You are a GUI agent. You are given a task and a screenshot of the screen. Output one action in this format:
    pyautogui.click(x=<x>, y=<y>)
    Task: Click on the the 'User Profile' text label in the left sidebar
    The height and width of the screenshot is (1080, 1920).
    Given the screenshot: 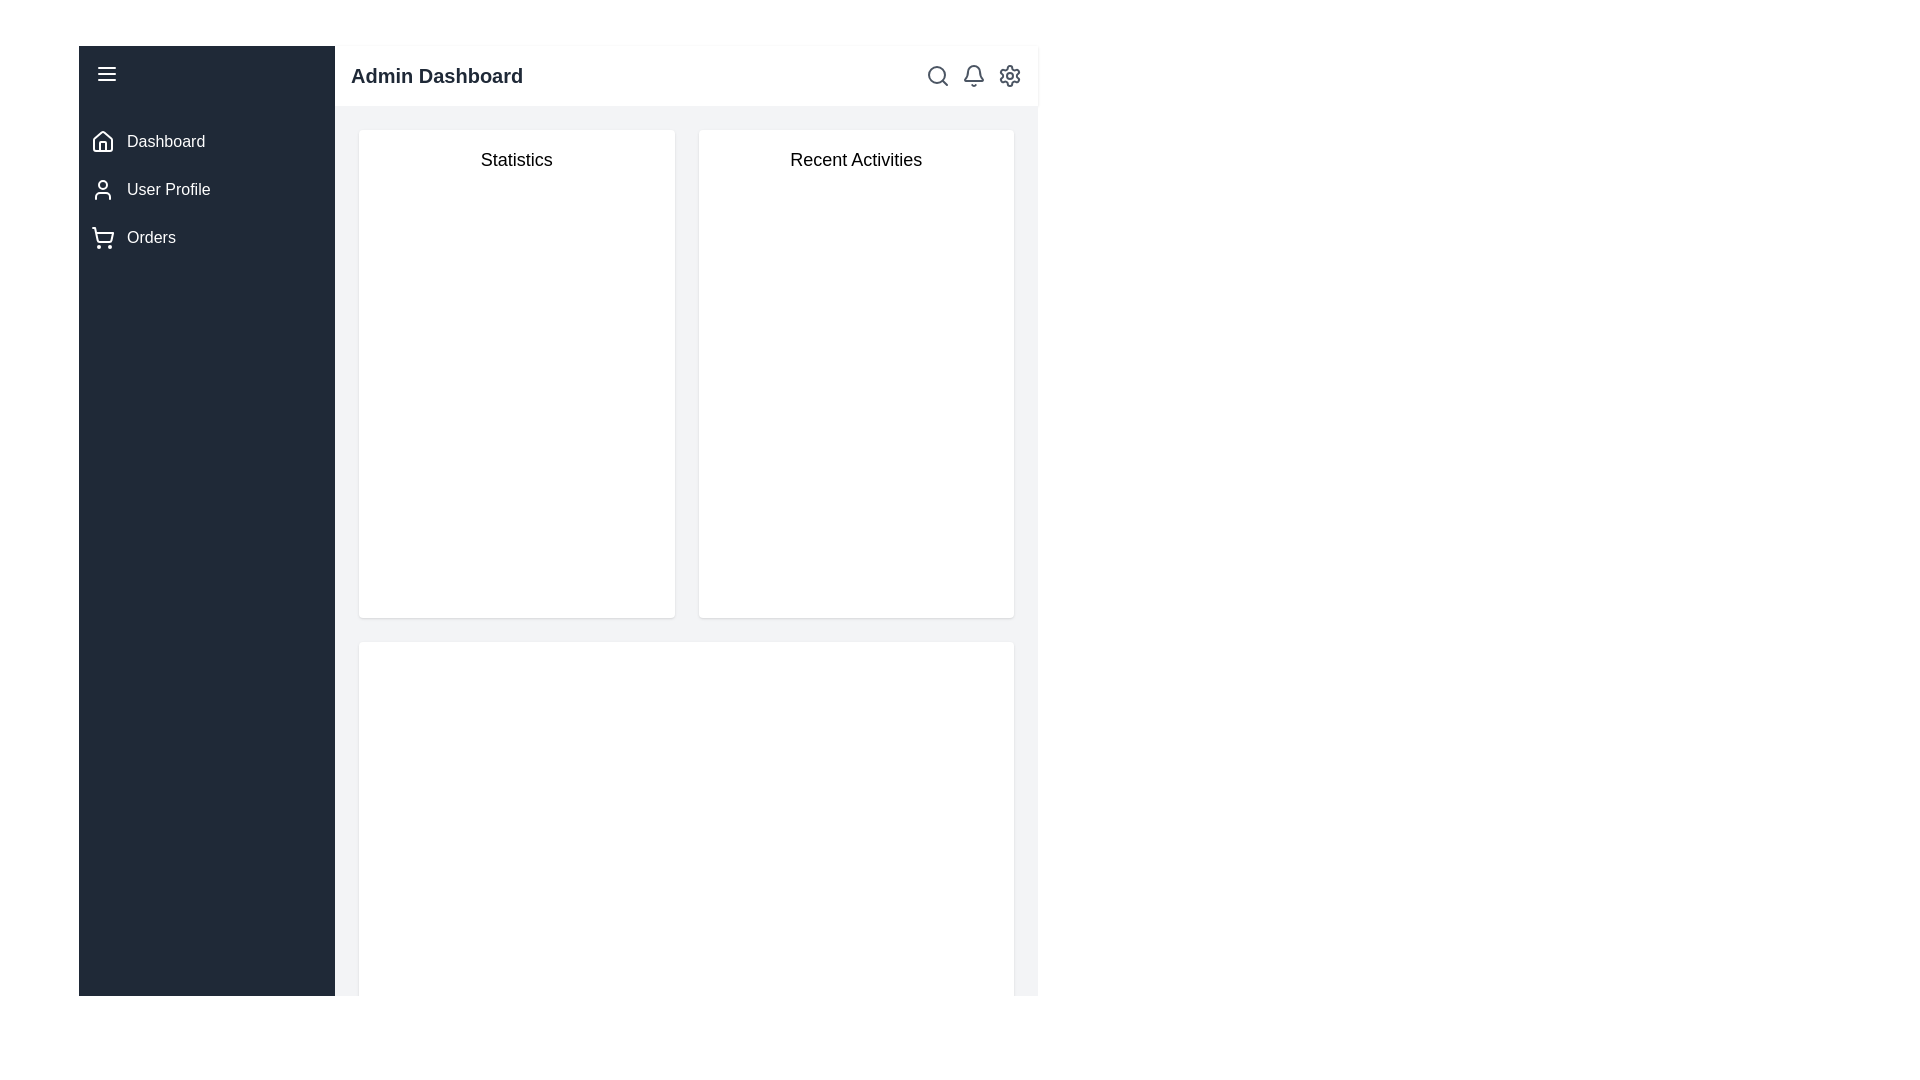 What is the action you would take?
    pyautogui.click(x=168, y=189)
    